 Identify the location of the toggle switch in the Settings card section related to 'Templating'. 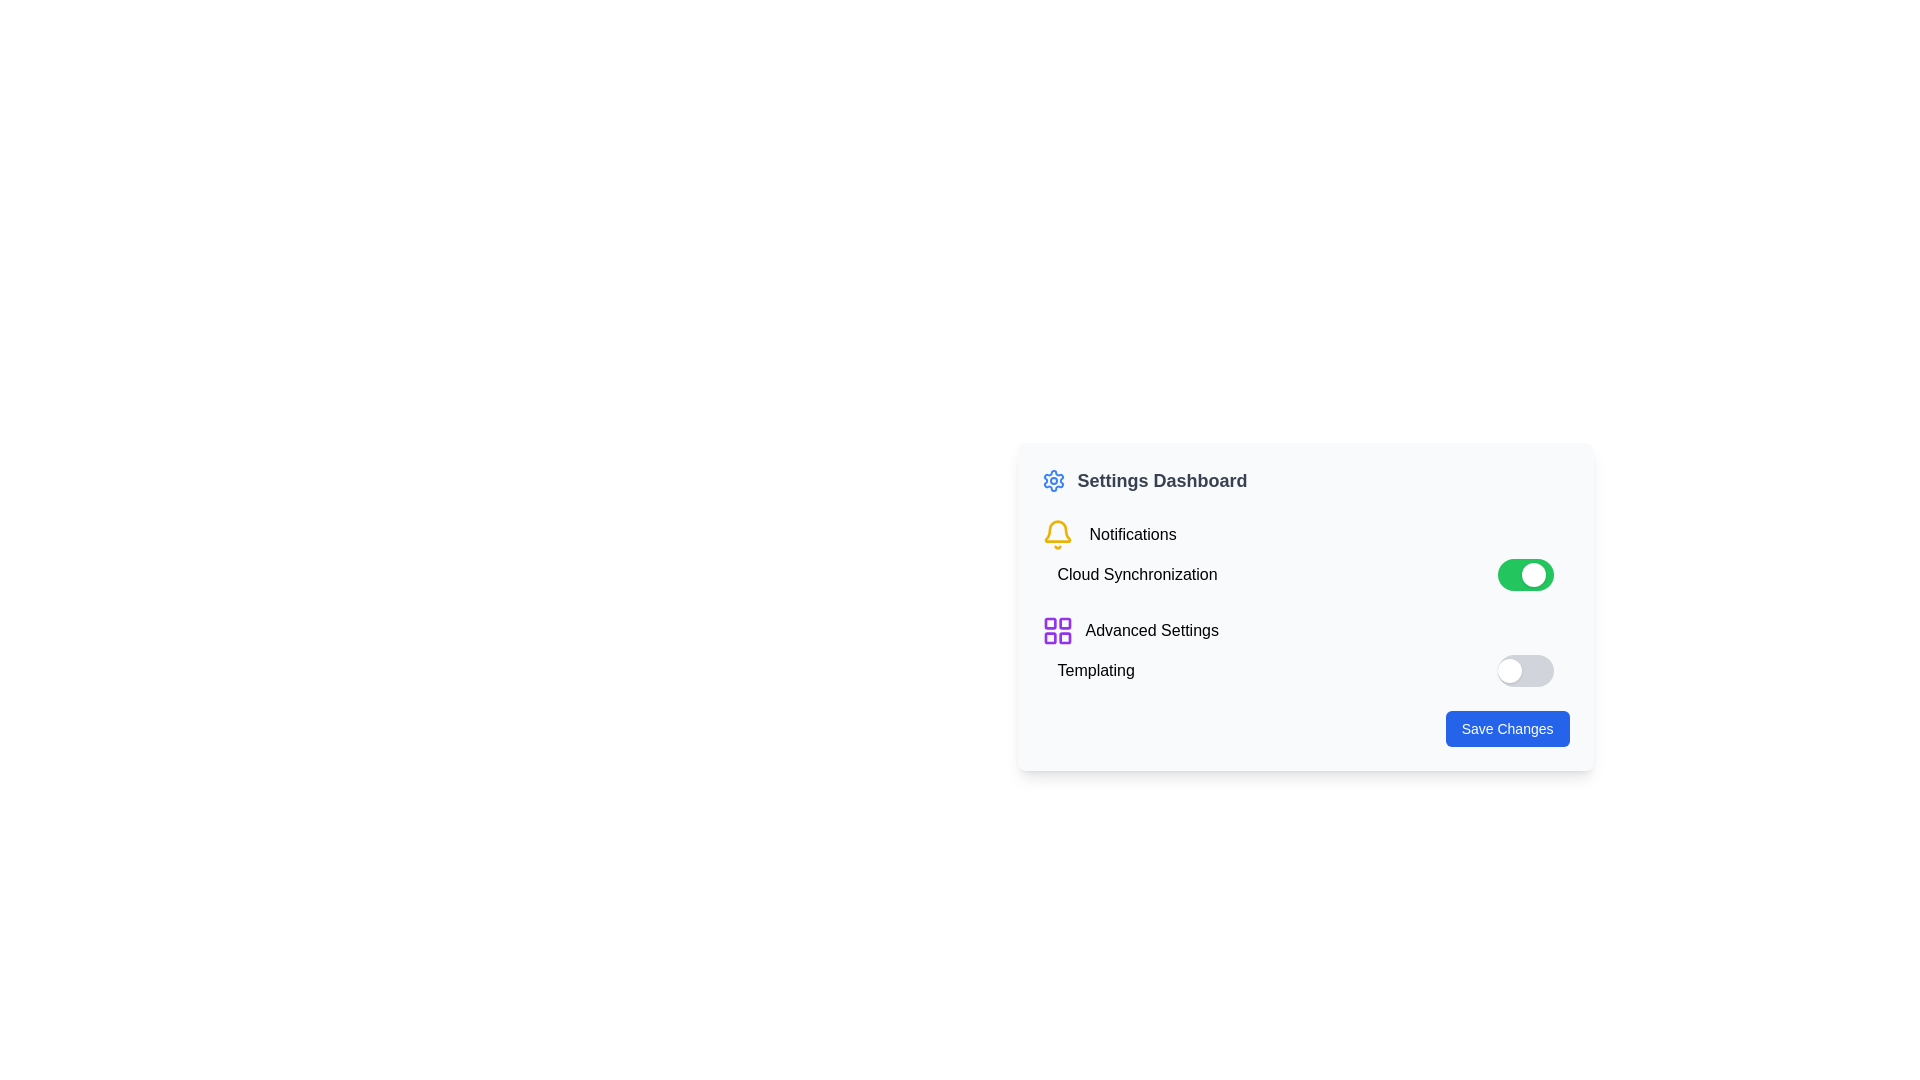
(1305, 651).